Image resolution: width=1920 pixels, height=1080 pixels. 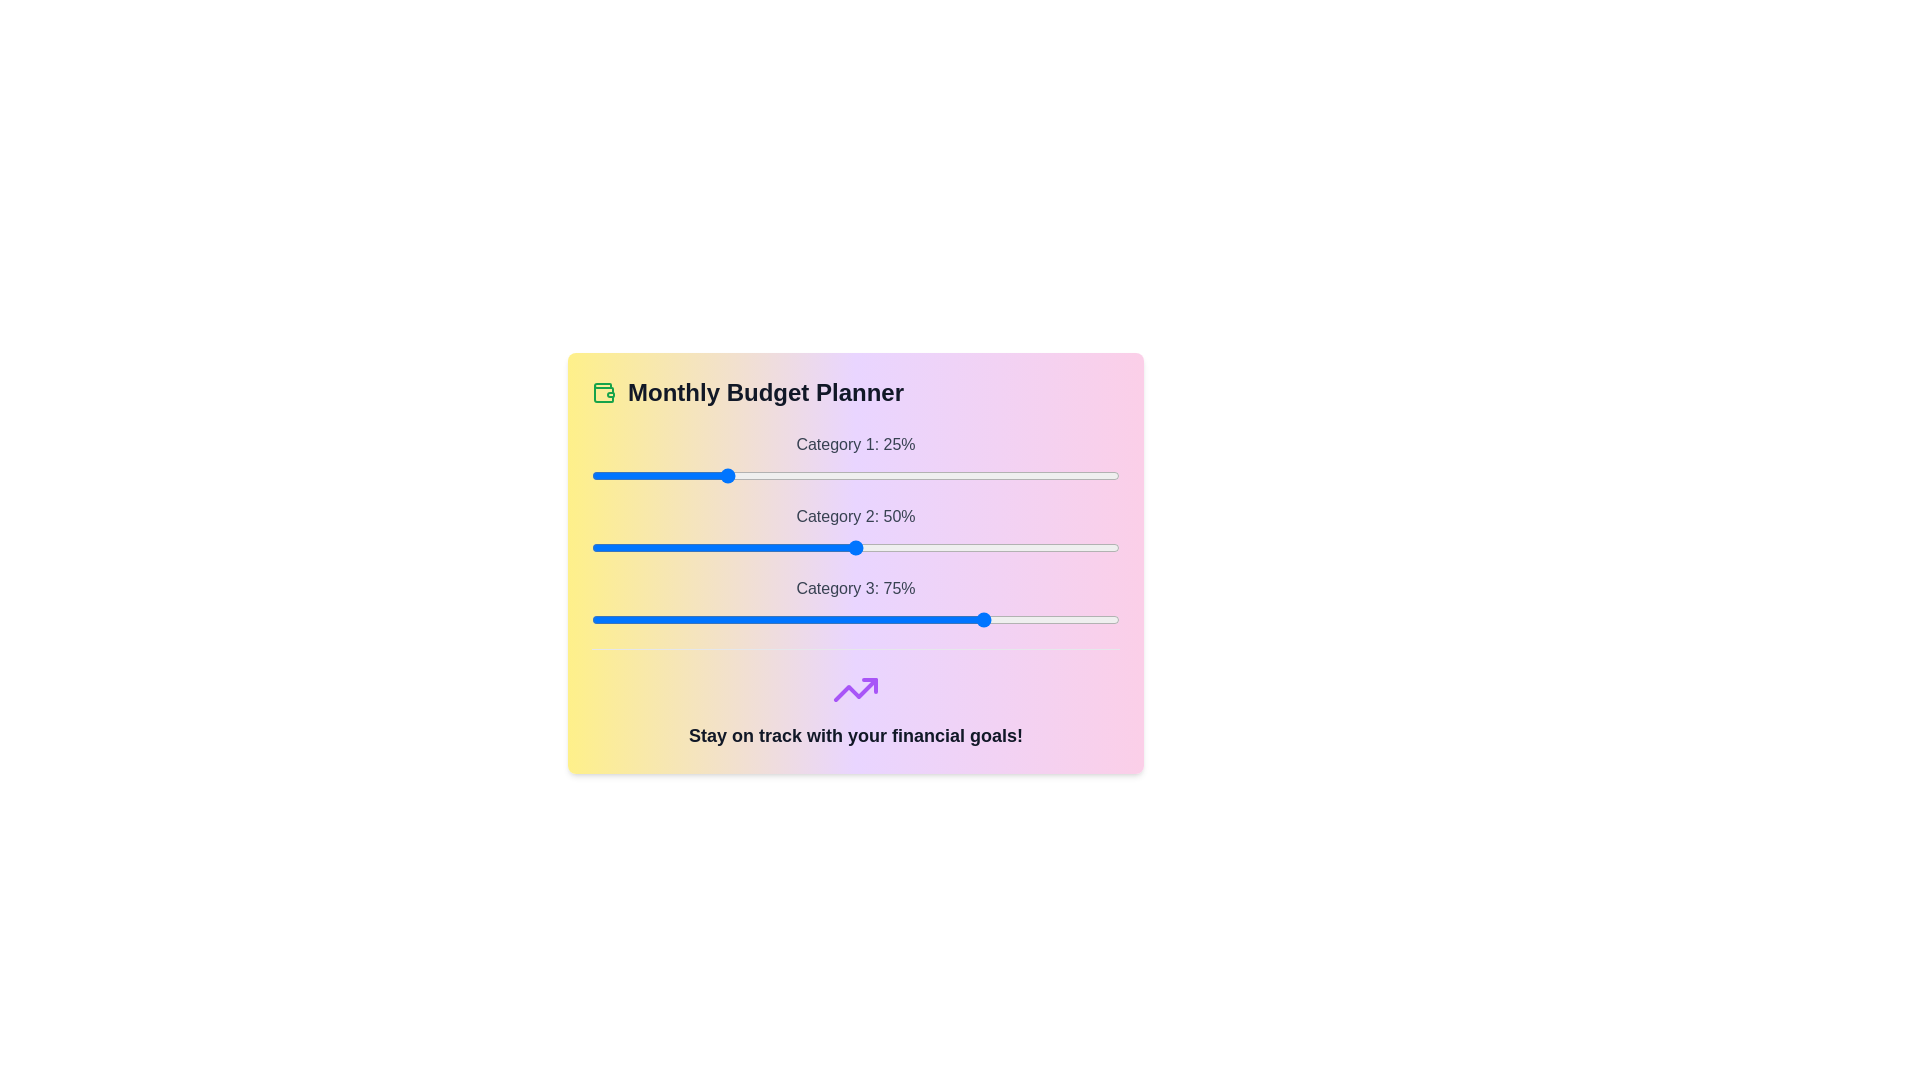 What do you see at coordinates (601, 475) in the screenshot?
I see `the slider for Category 1 to 2%` at bounding box center [601, 475].